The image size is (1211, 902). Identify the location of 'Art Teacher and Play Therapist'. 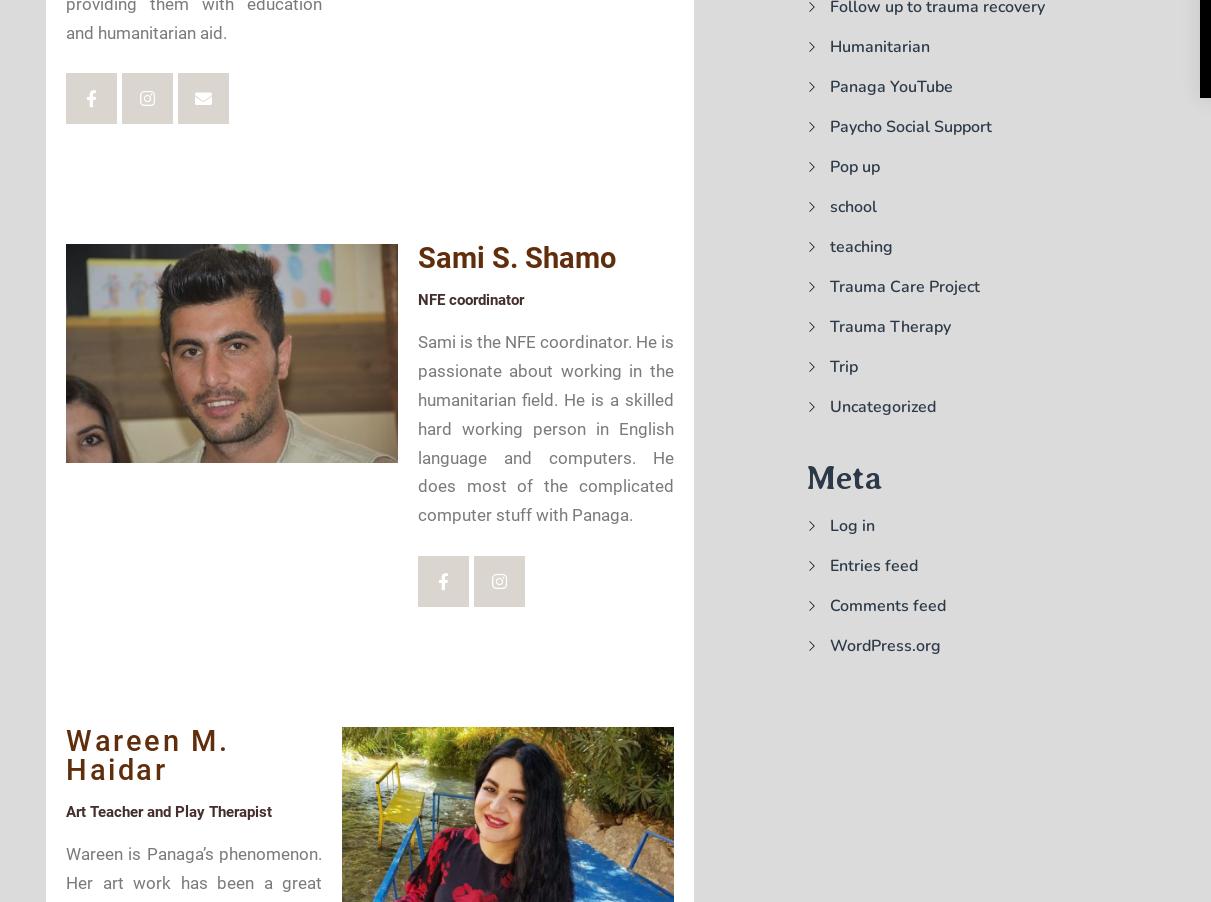
(169, 809).